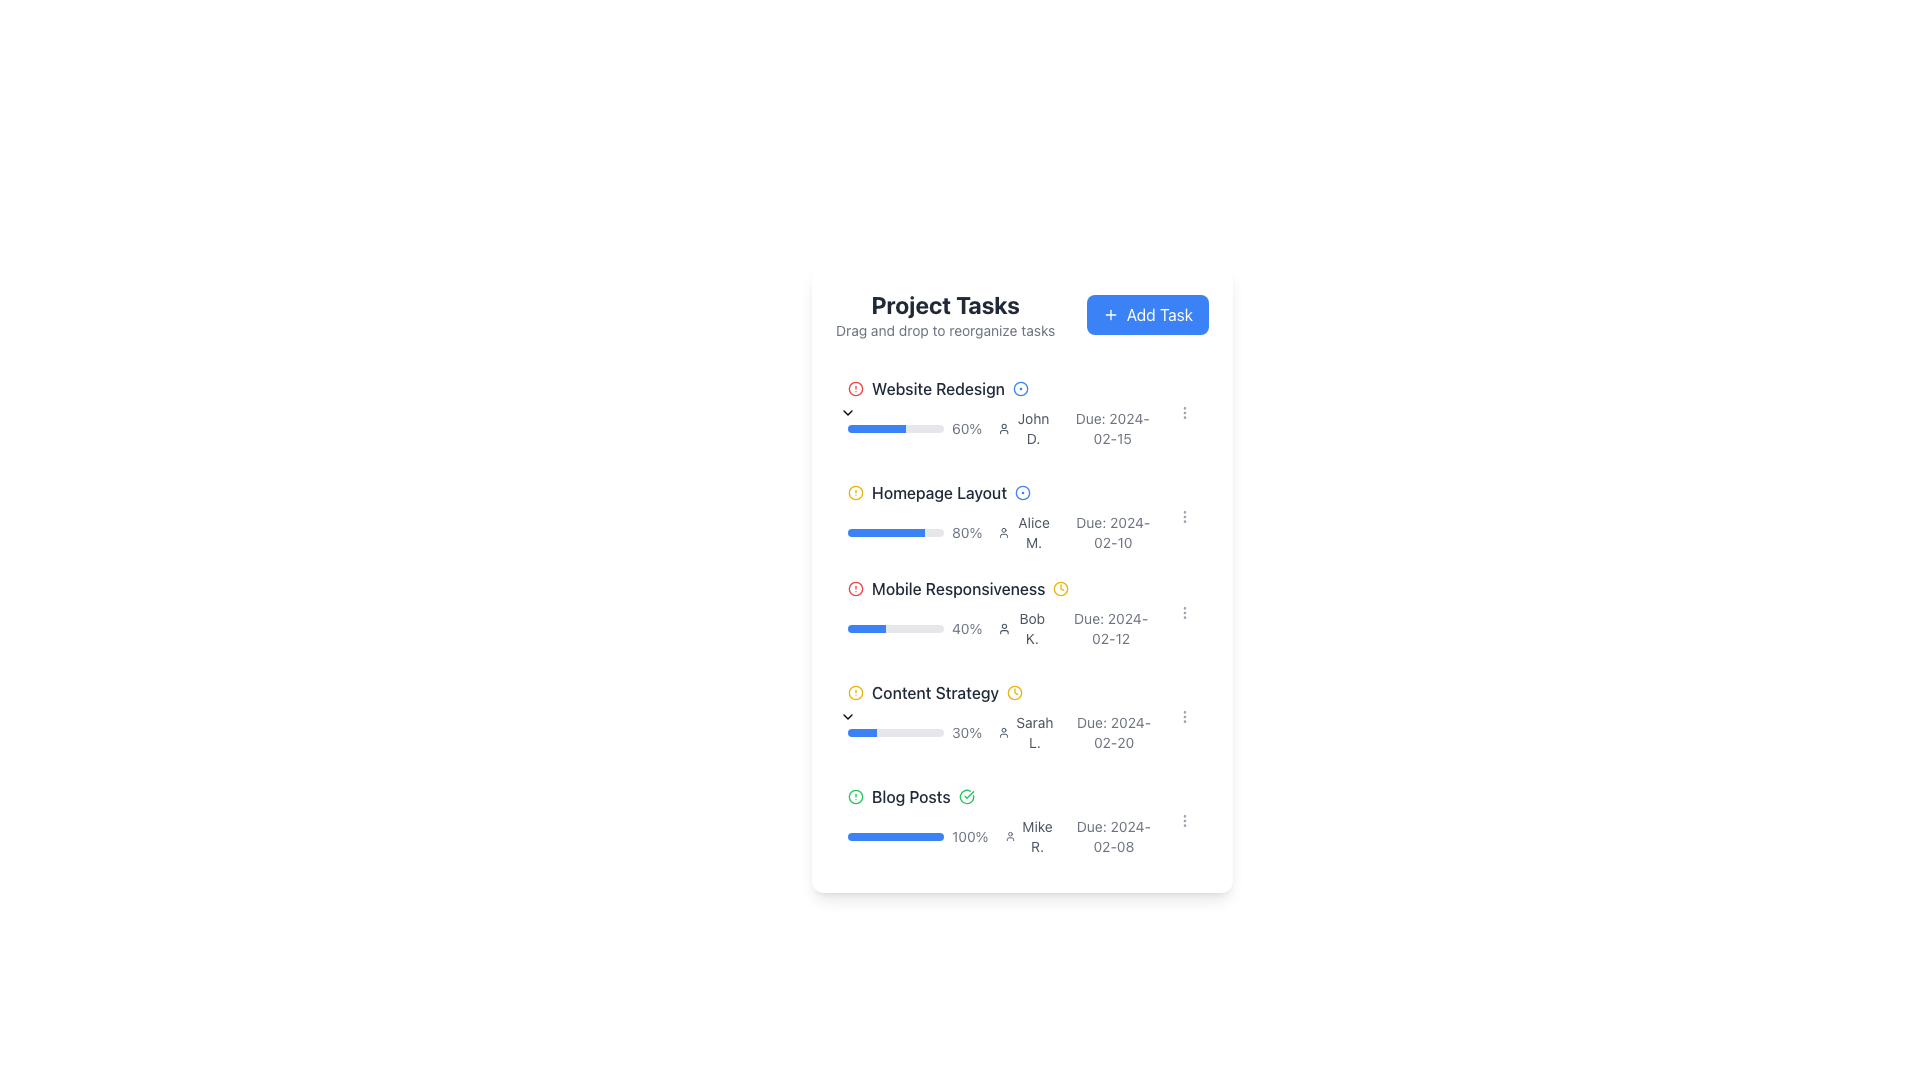 The image size is (1920, 1080). What do you see at coordinates (1002, 627) in the screenshot?
I see `the progress bar in the Informational display group under the 'Mobile Responsiveness' task entry` at bounding box center [1002, 627].